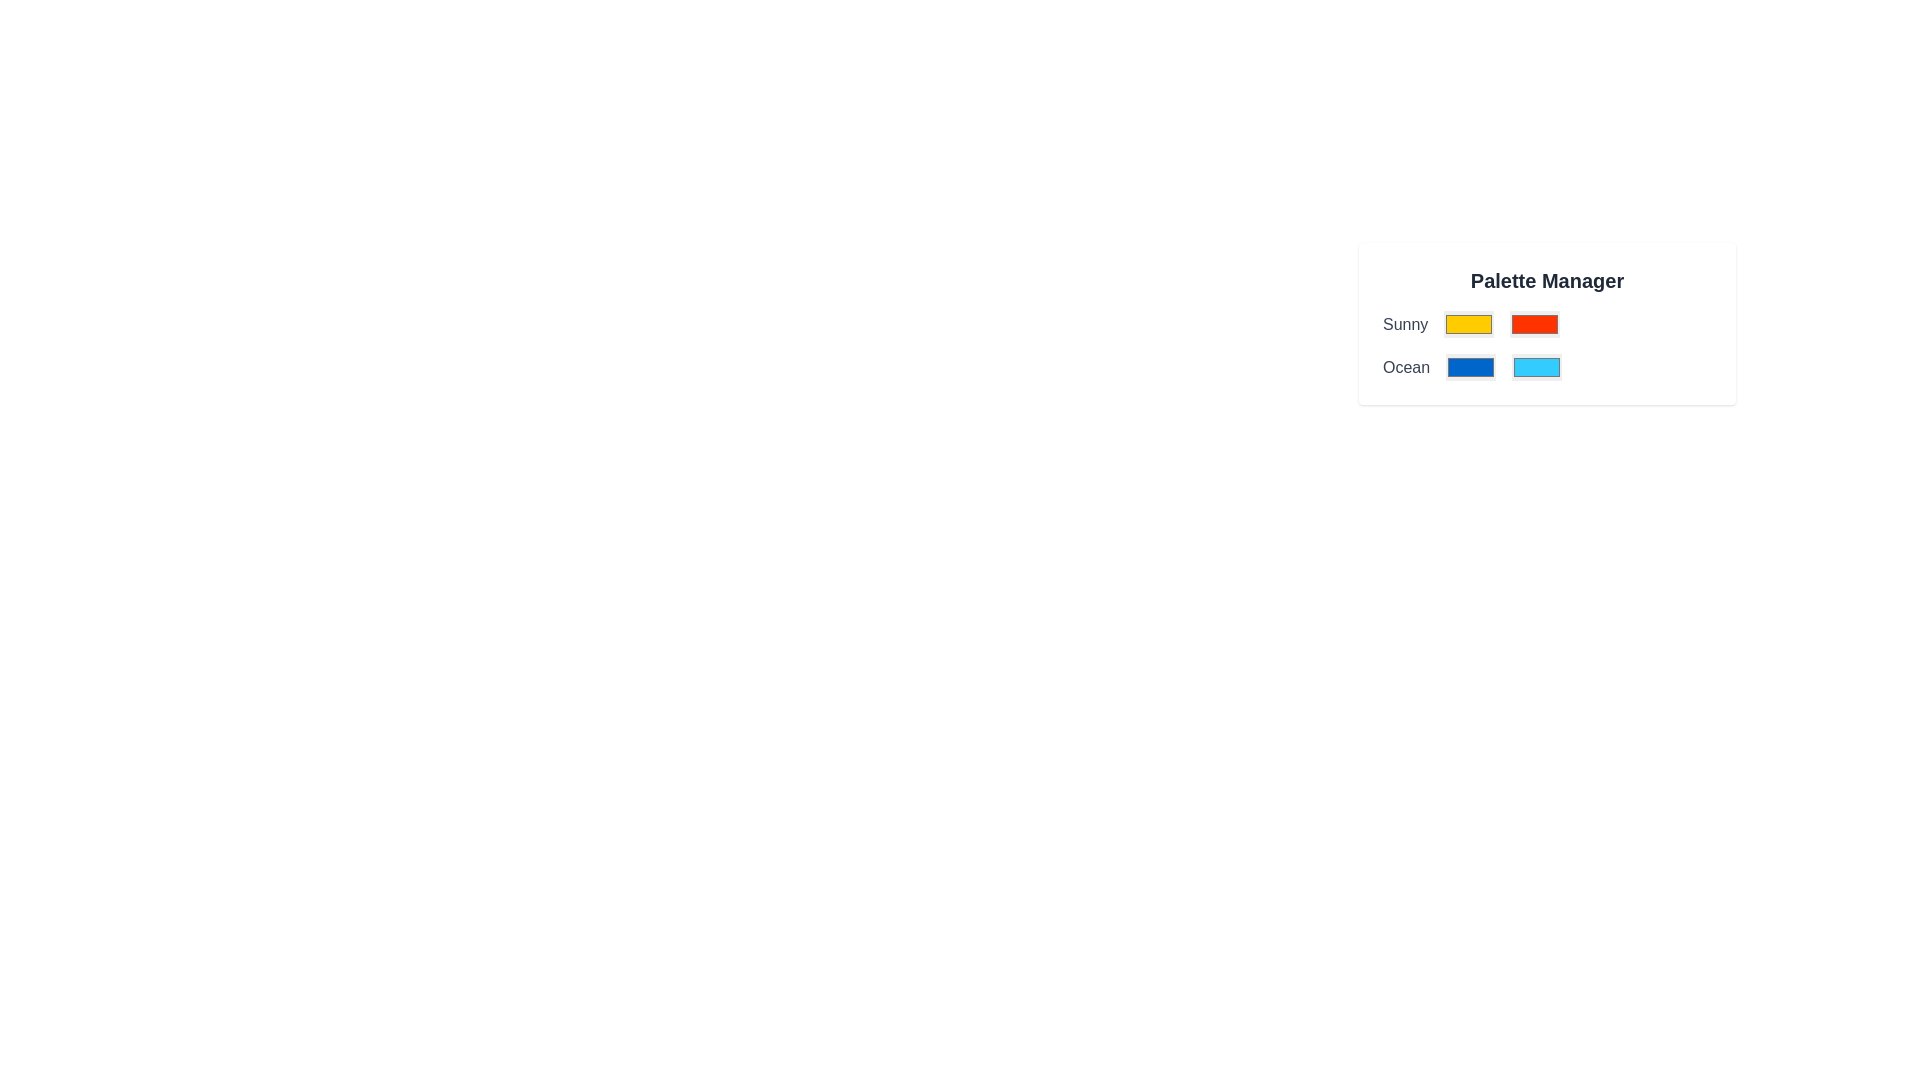 This screenshot has width=1920, height=1080. I want to click on the yellow color input element, which is the first color box in the 'Sunny' row under the 'Palette Manager' section, so click(1469, 323).